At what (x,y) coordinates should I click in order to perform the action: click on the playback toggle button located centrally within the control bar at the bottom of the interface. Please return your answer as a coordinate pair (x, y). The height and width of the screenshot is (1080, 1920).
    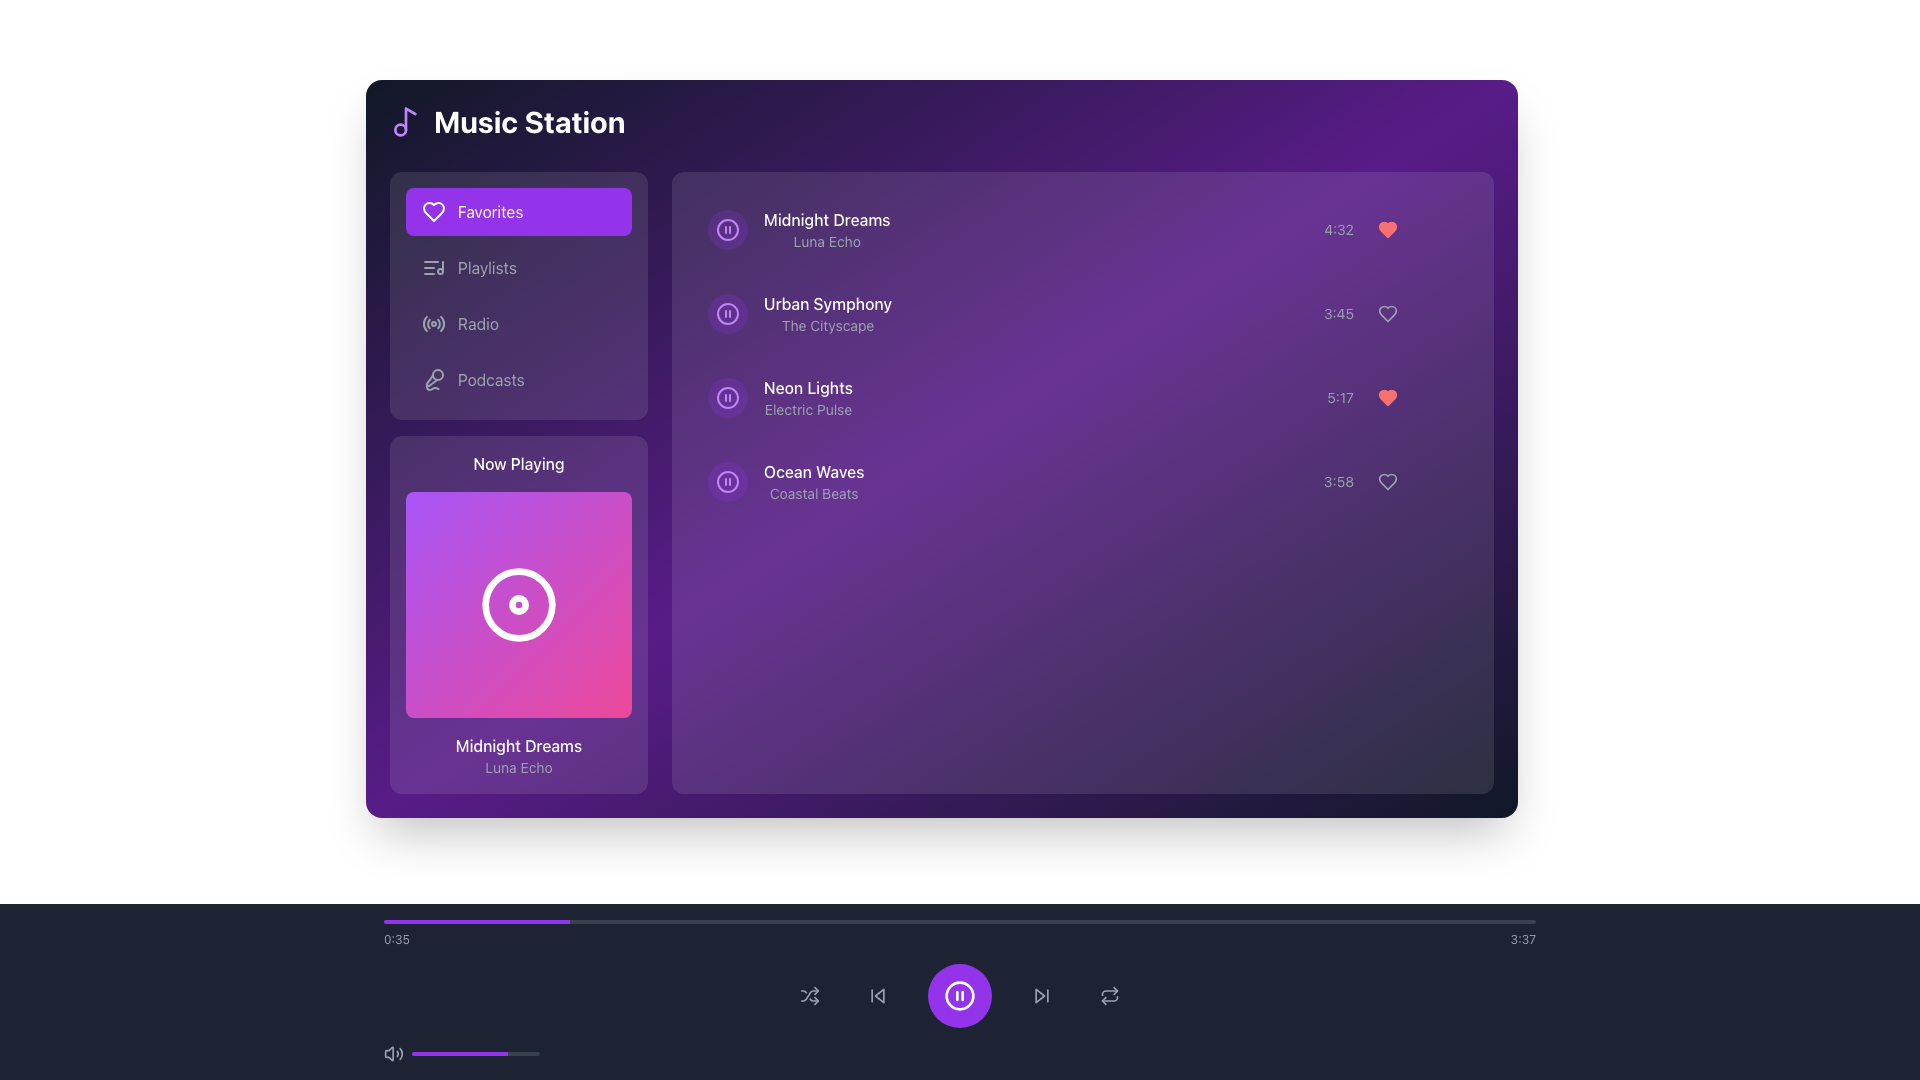
    Looking at the image, I should click on (960, 995).